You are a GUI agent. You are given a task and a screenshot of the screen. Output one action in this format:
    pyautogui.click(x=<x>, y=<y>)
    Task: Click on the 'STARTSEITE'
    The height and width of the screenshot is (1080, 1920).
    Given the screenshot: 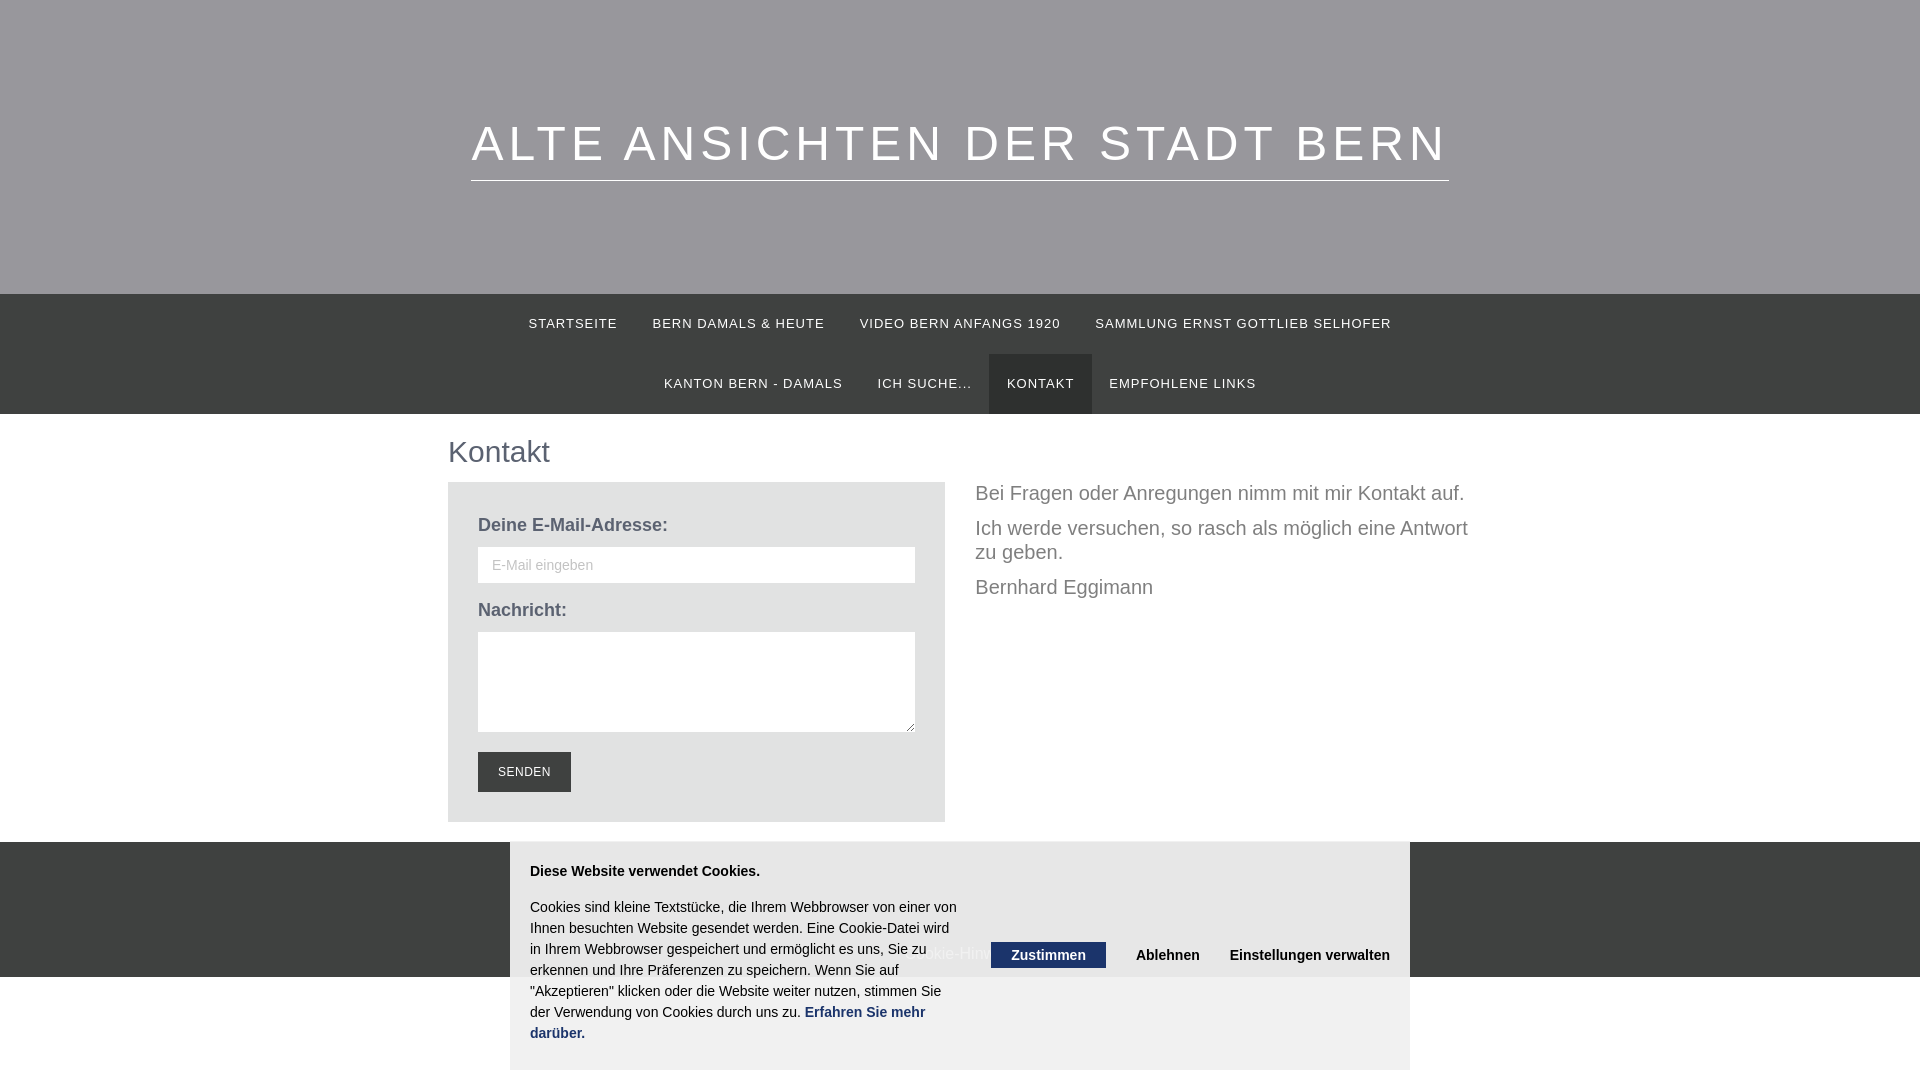 What is the action you would take?
    pyautogui.click(x=571, y=323)
    